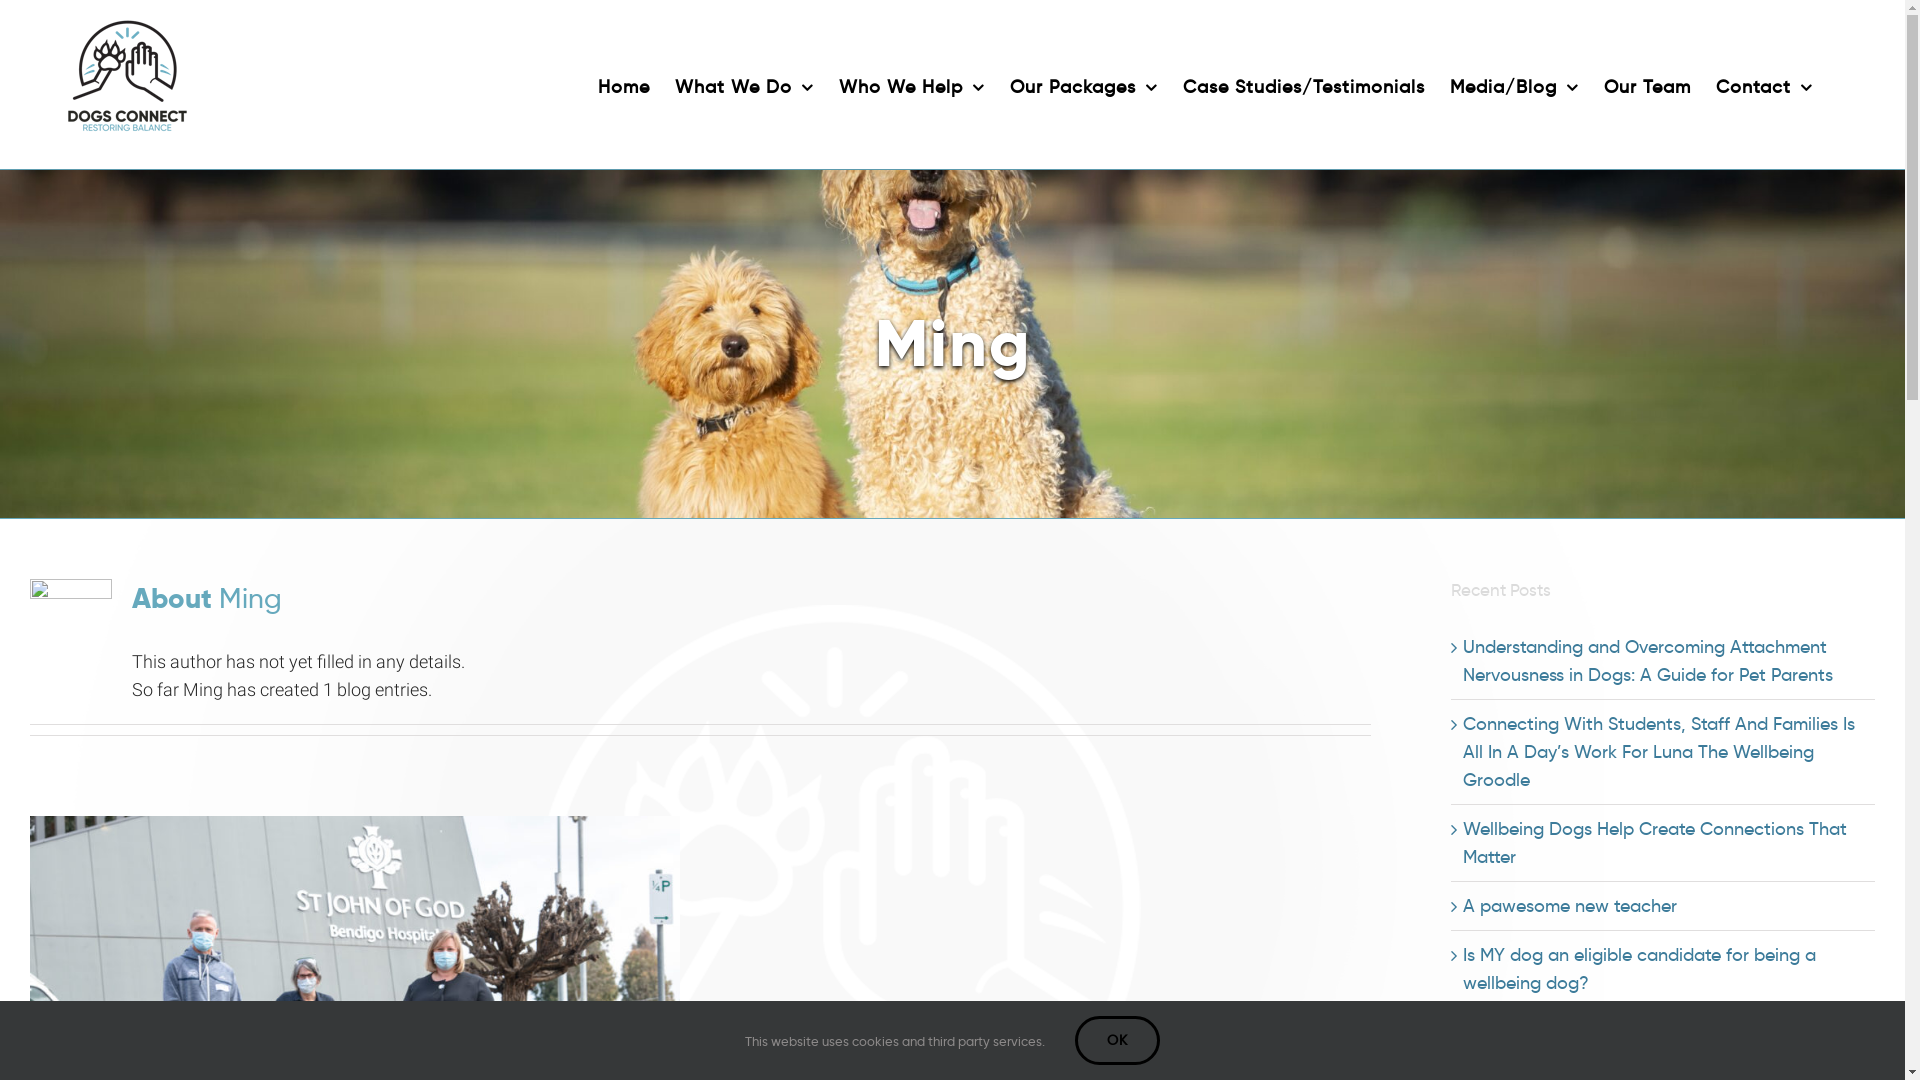 The width and height of the screenshot is (1920, 1080). Describe the element at coordinates (839, 83) in the screenshot. I see `'Who We Help'` at that location.